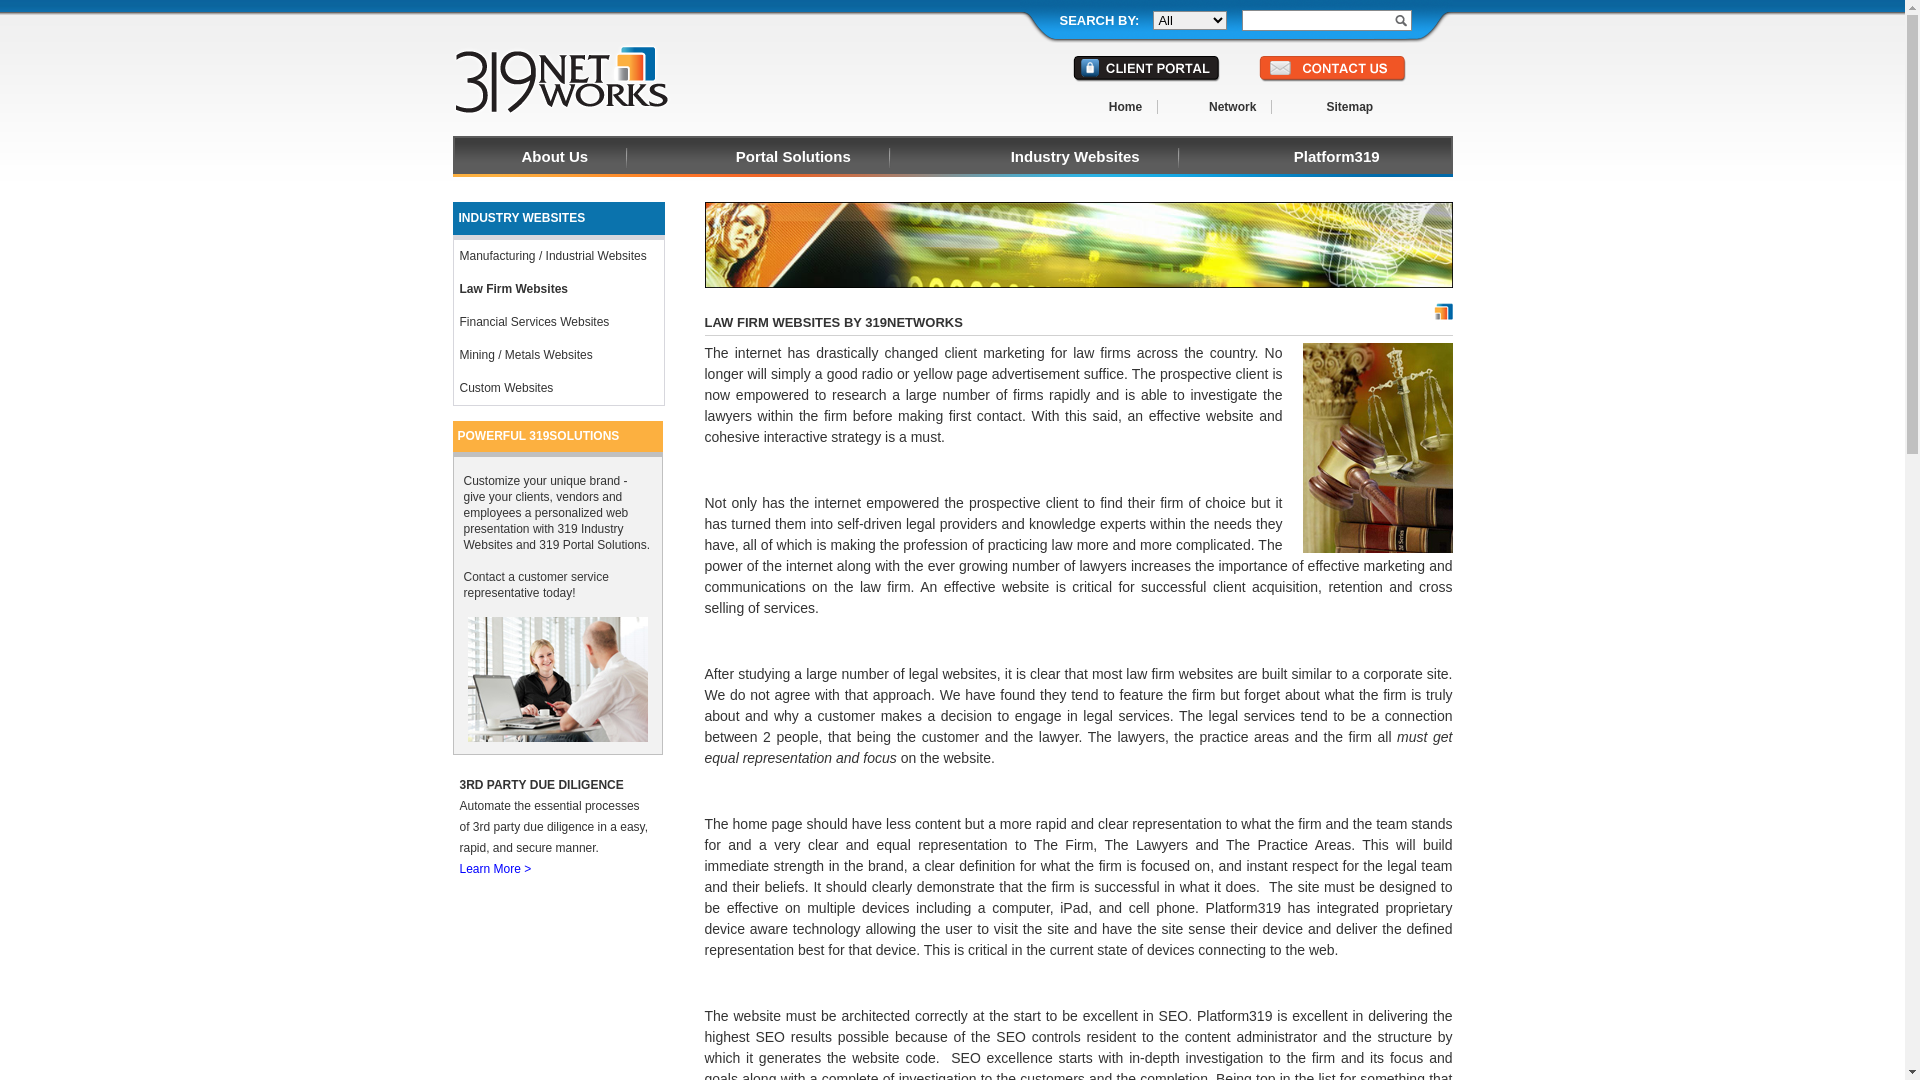 The image size is (1920, 1080). What do you see at coordinates (1194, 107) in the screenshot?
I see `'Network'` at bounding box center [1194, 107].